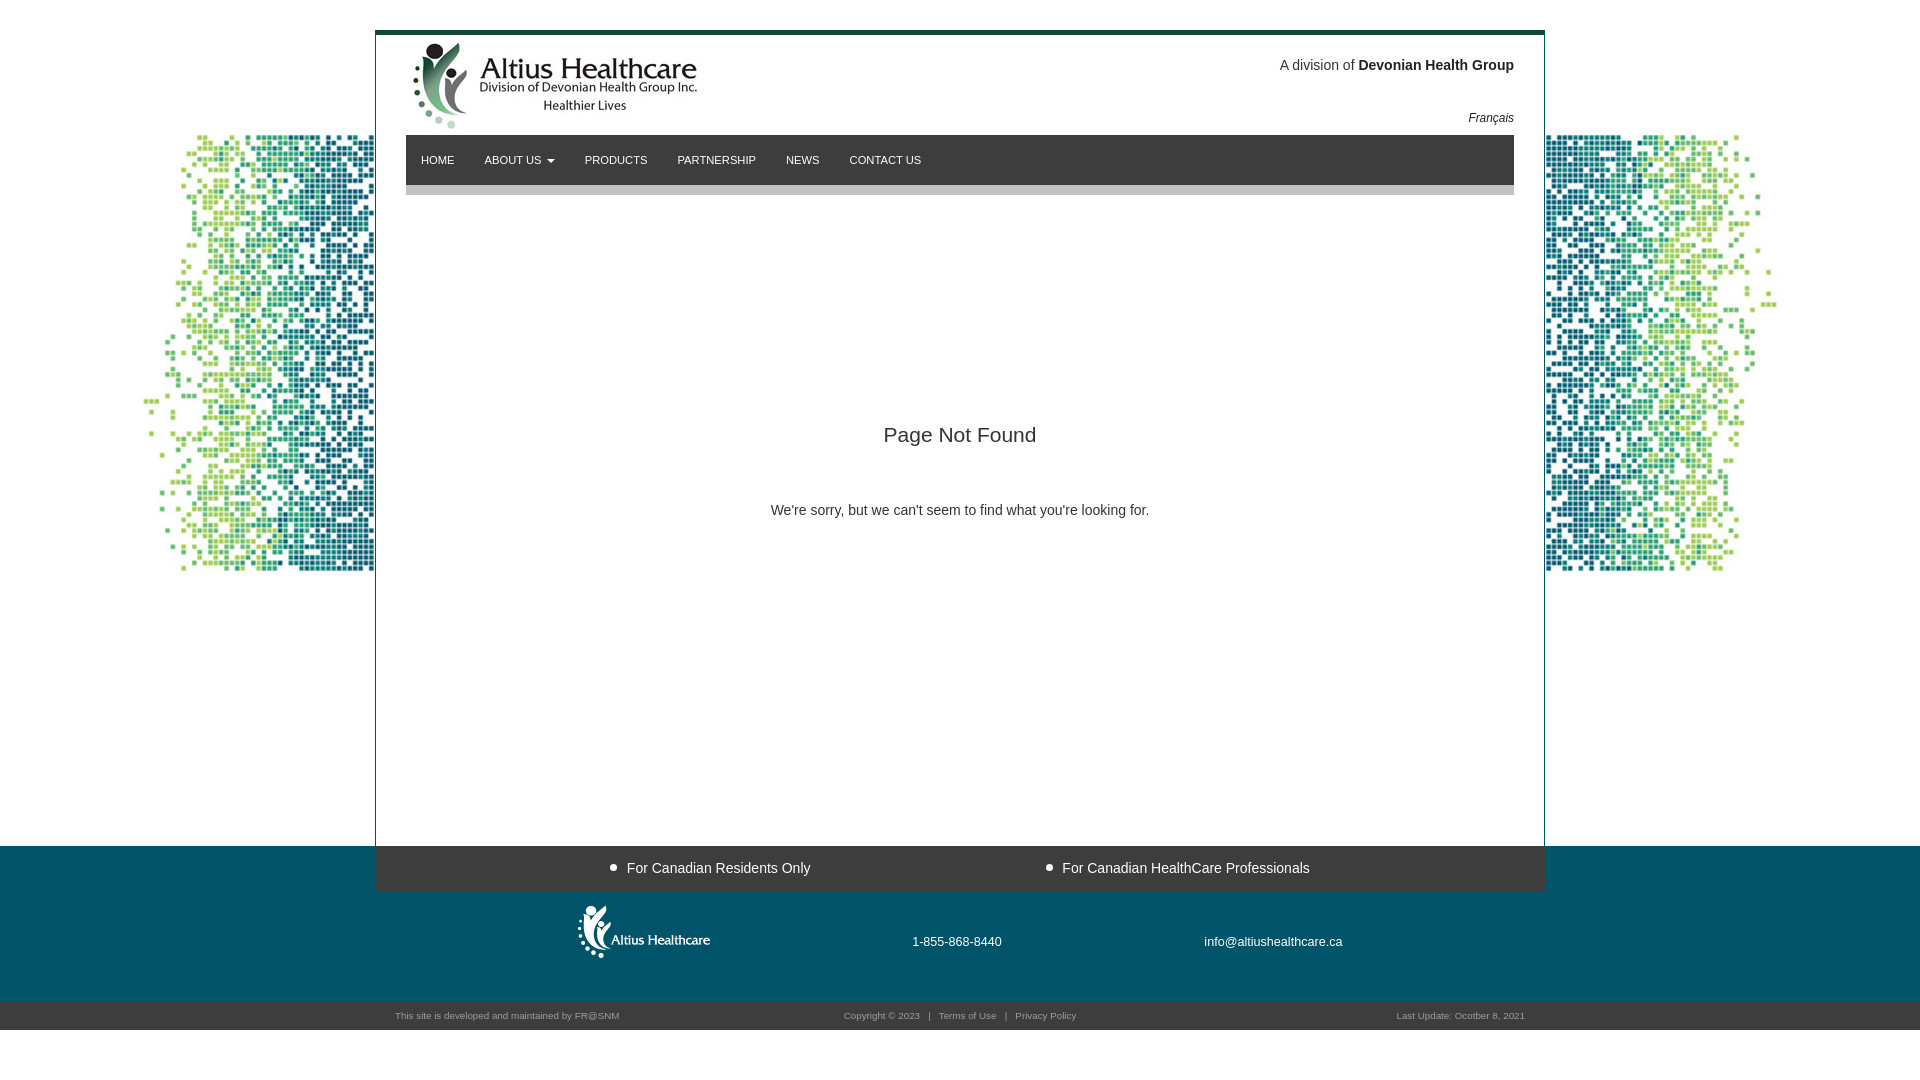 Image resolution: width=1920 pixels, height=1080 pixels. Describe the element at coordinates (519, 158) in the screenshot. I see `'ABOUT US'` at that location.